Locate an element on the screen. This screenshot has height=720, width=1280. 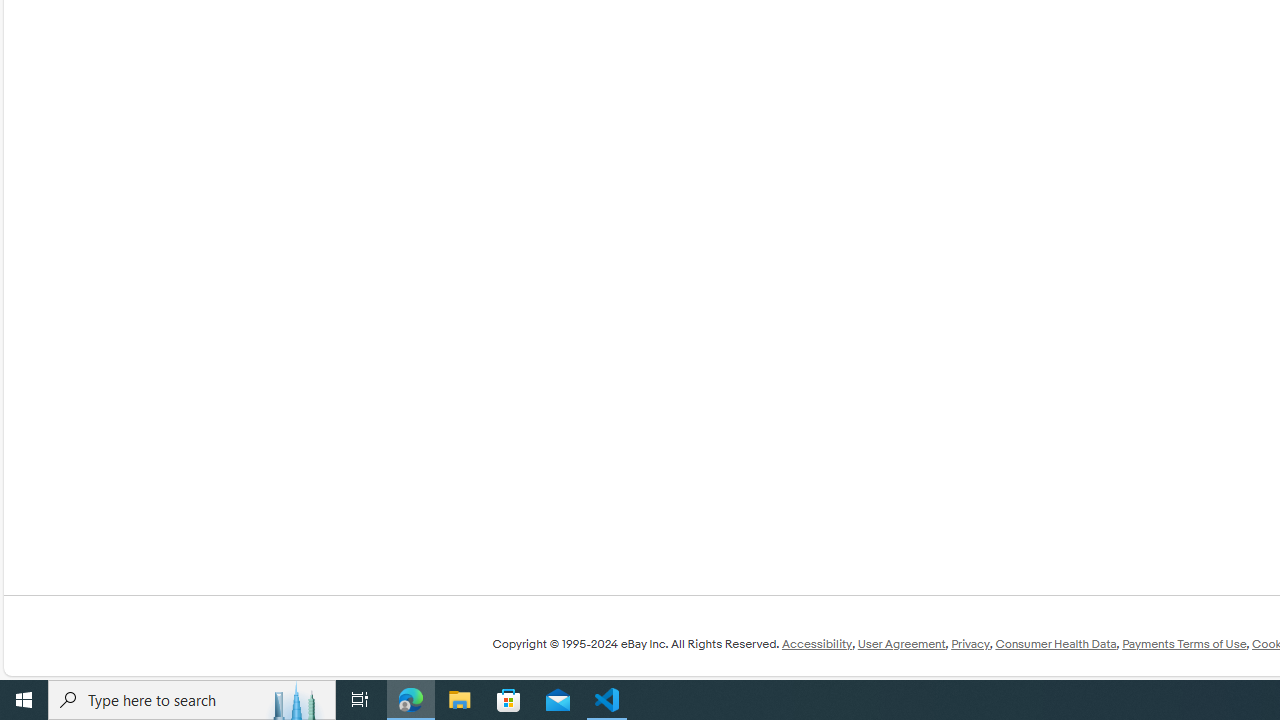
'User Agreement' is located at coordinates (900, 644).